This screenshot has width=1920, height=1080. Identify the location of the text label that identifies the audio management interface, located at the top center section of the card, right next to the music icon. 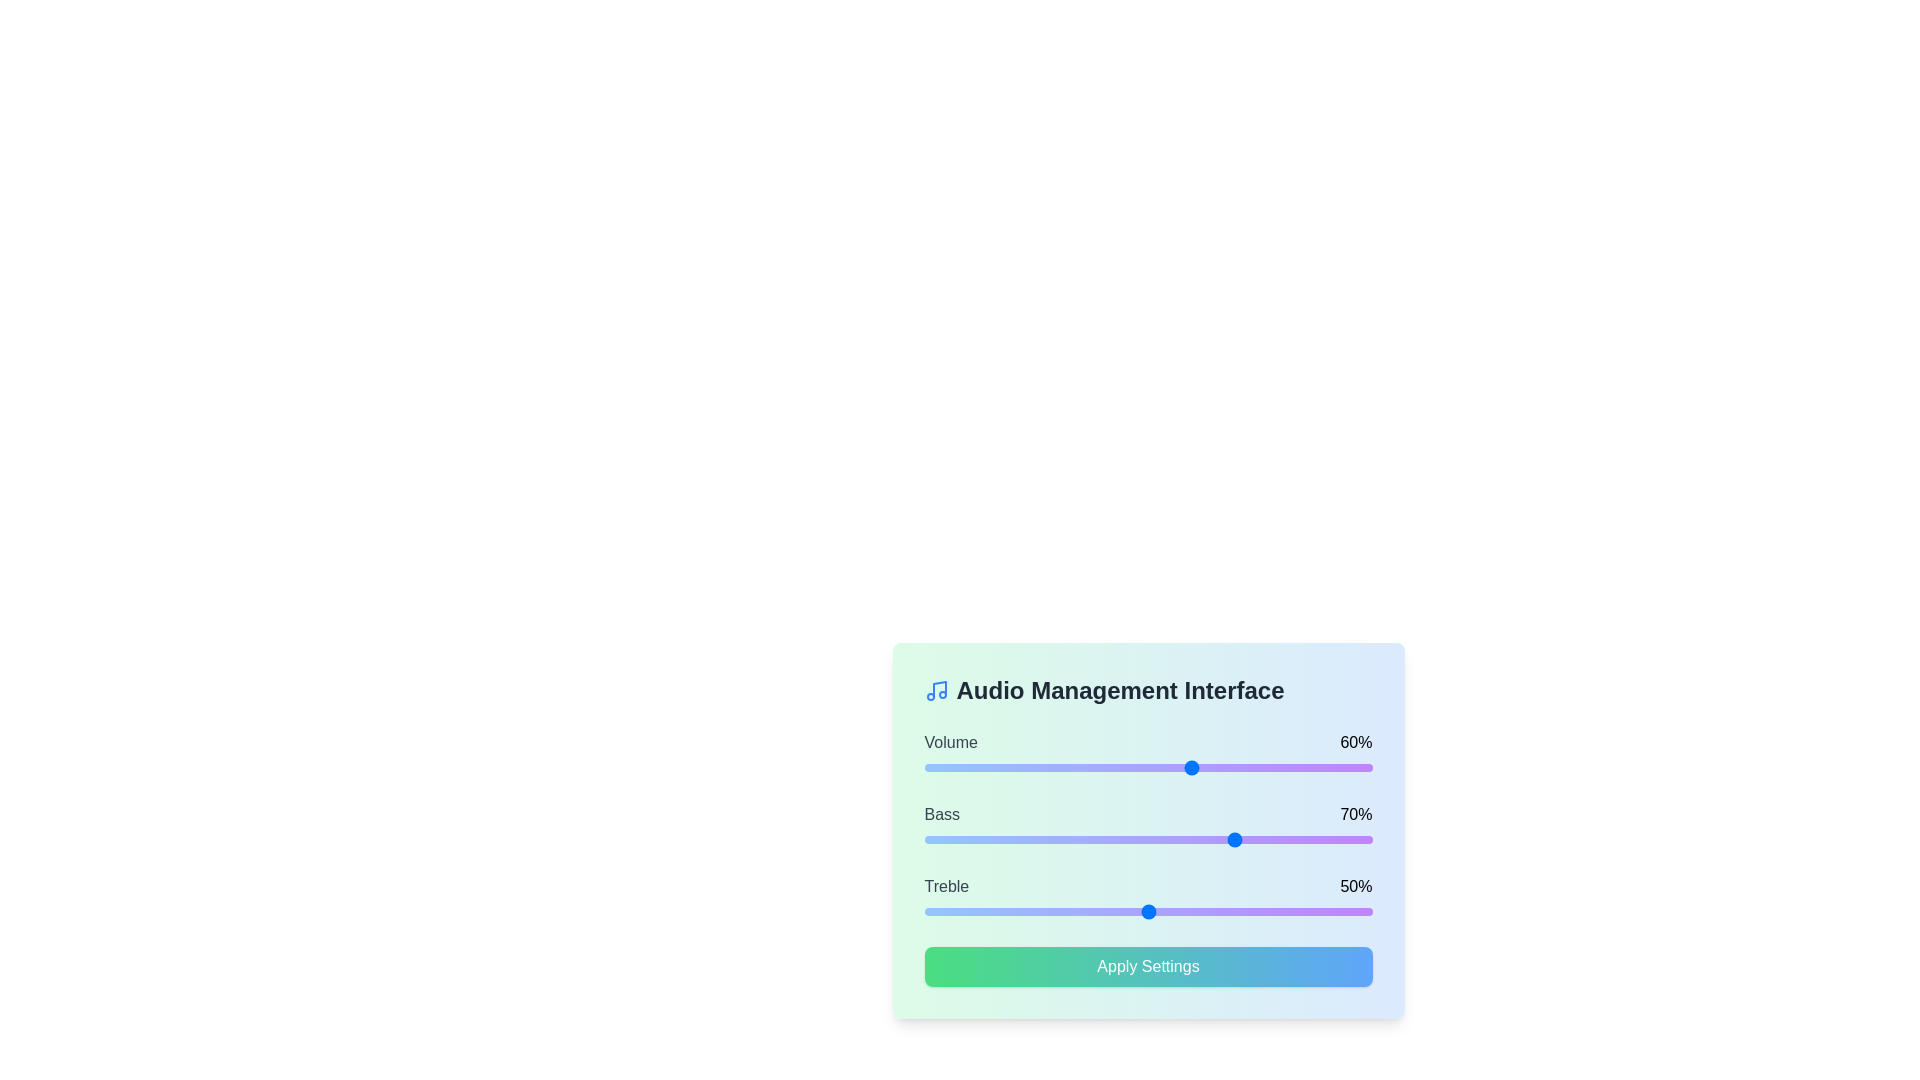
(1120, 689).